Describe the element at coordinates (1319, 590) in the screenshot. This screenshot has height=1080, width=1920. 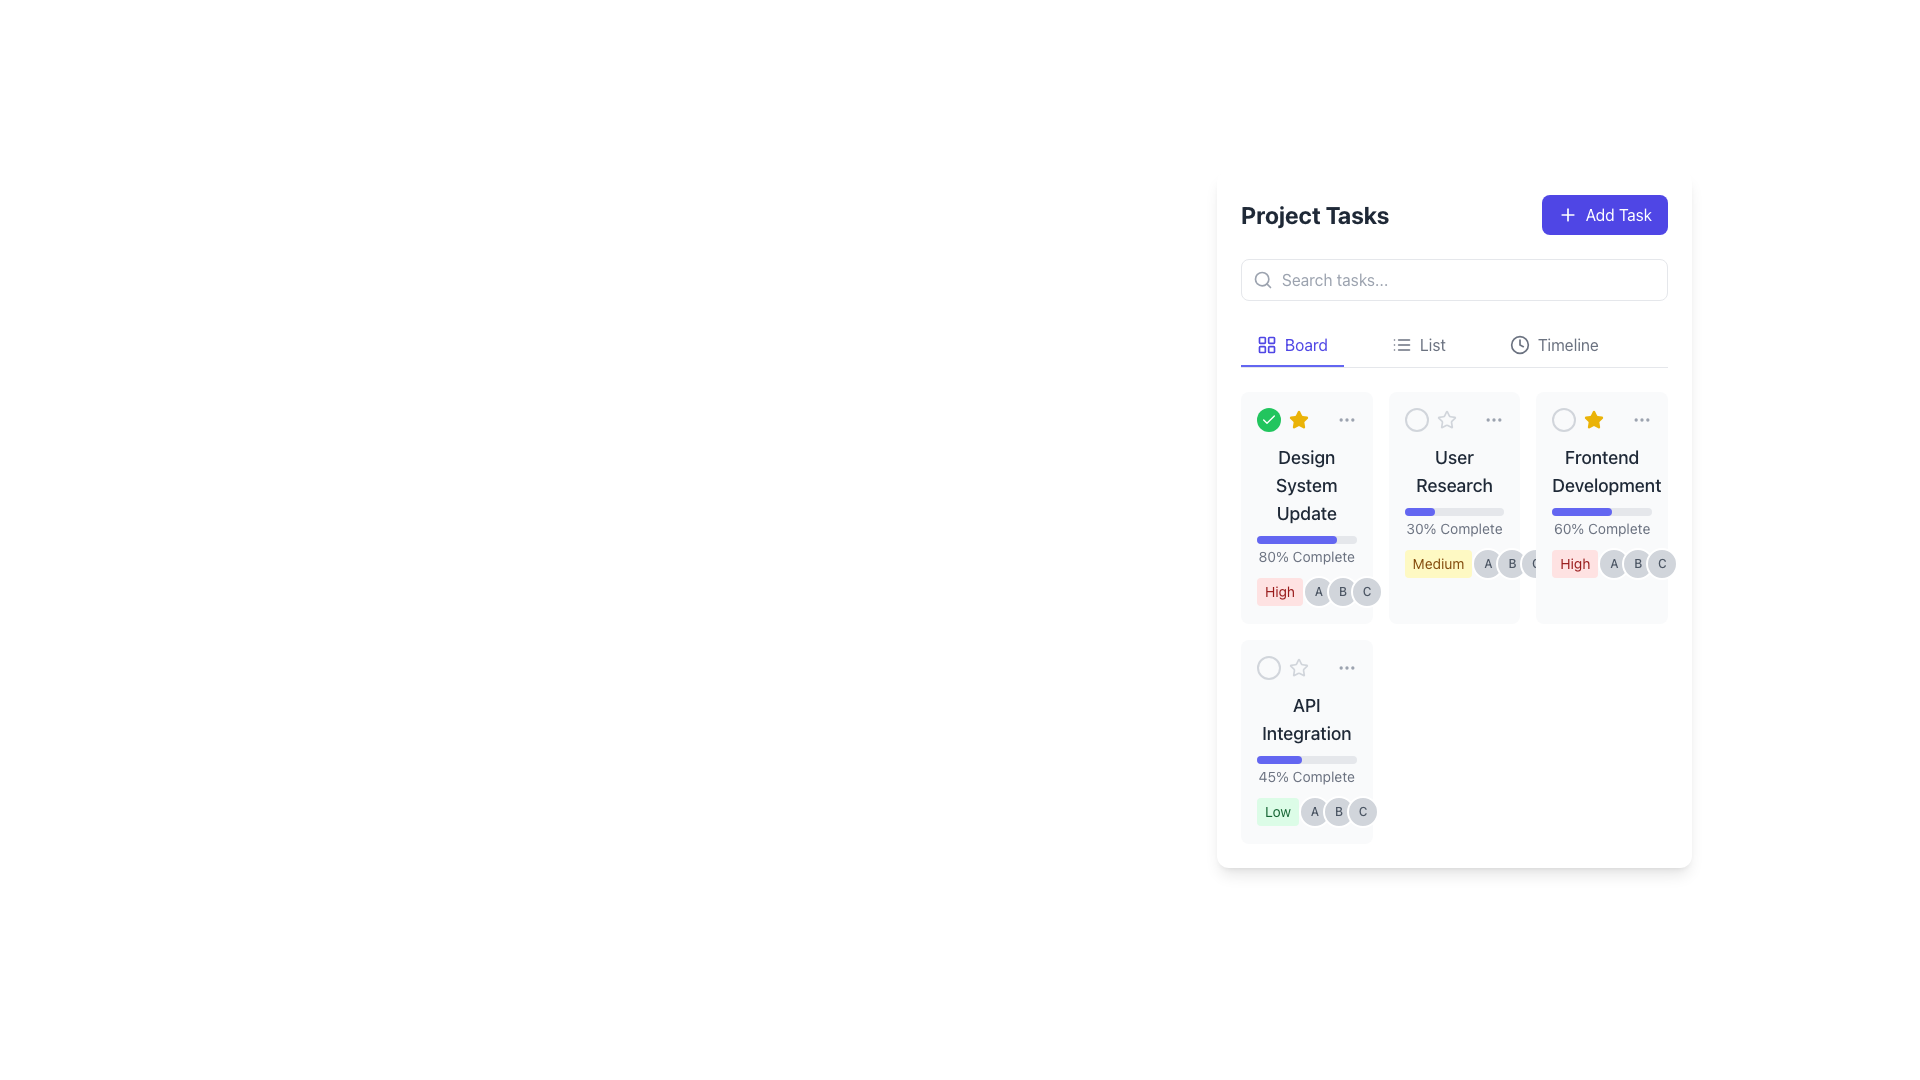
I see `the first circular icon labeled 'A' in the 'Design System Update' task card` at that location.